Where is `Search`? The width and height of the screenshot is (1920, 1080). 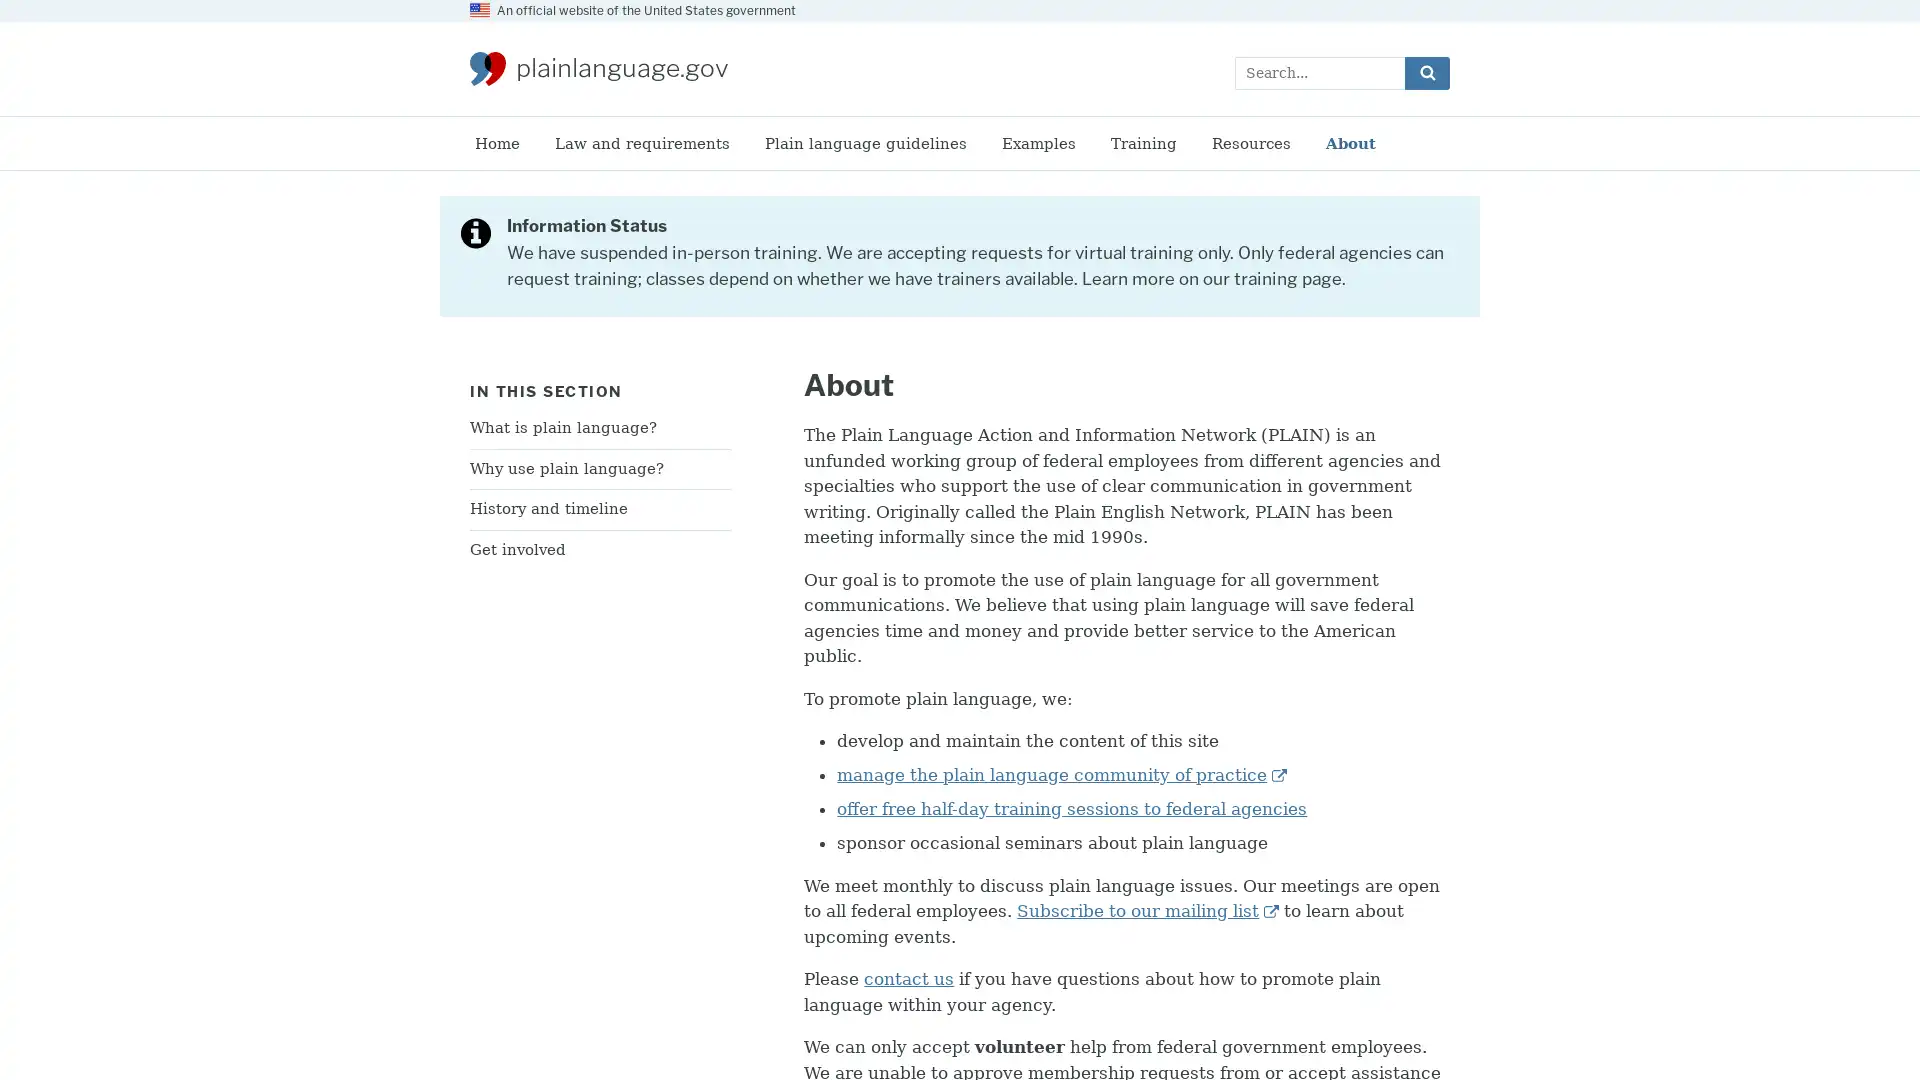
Search is located at coordinates (1426, 71).